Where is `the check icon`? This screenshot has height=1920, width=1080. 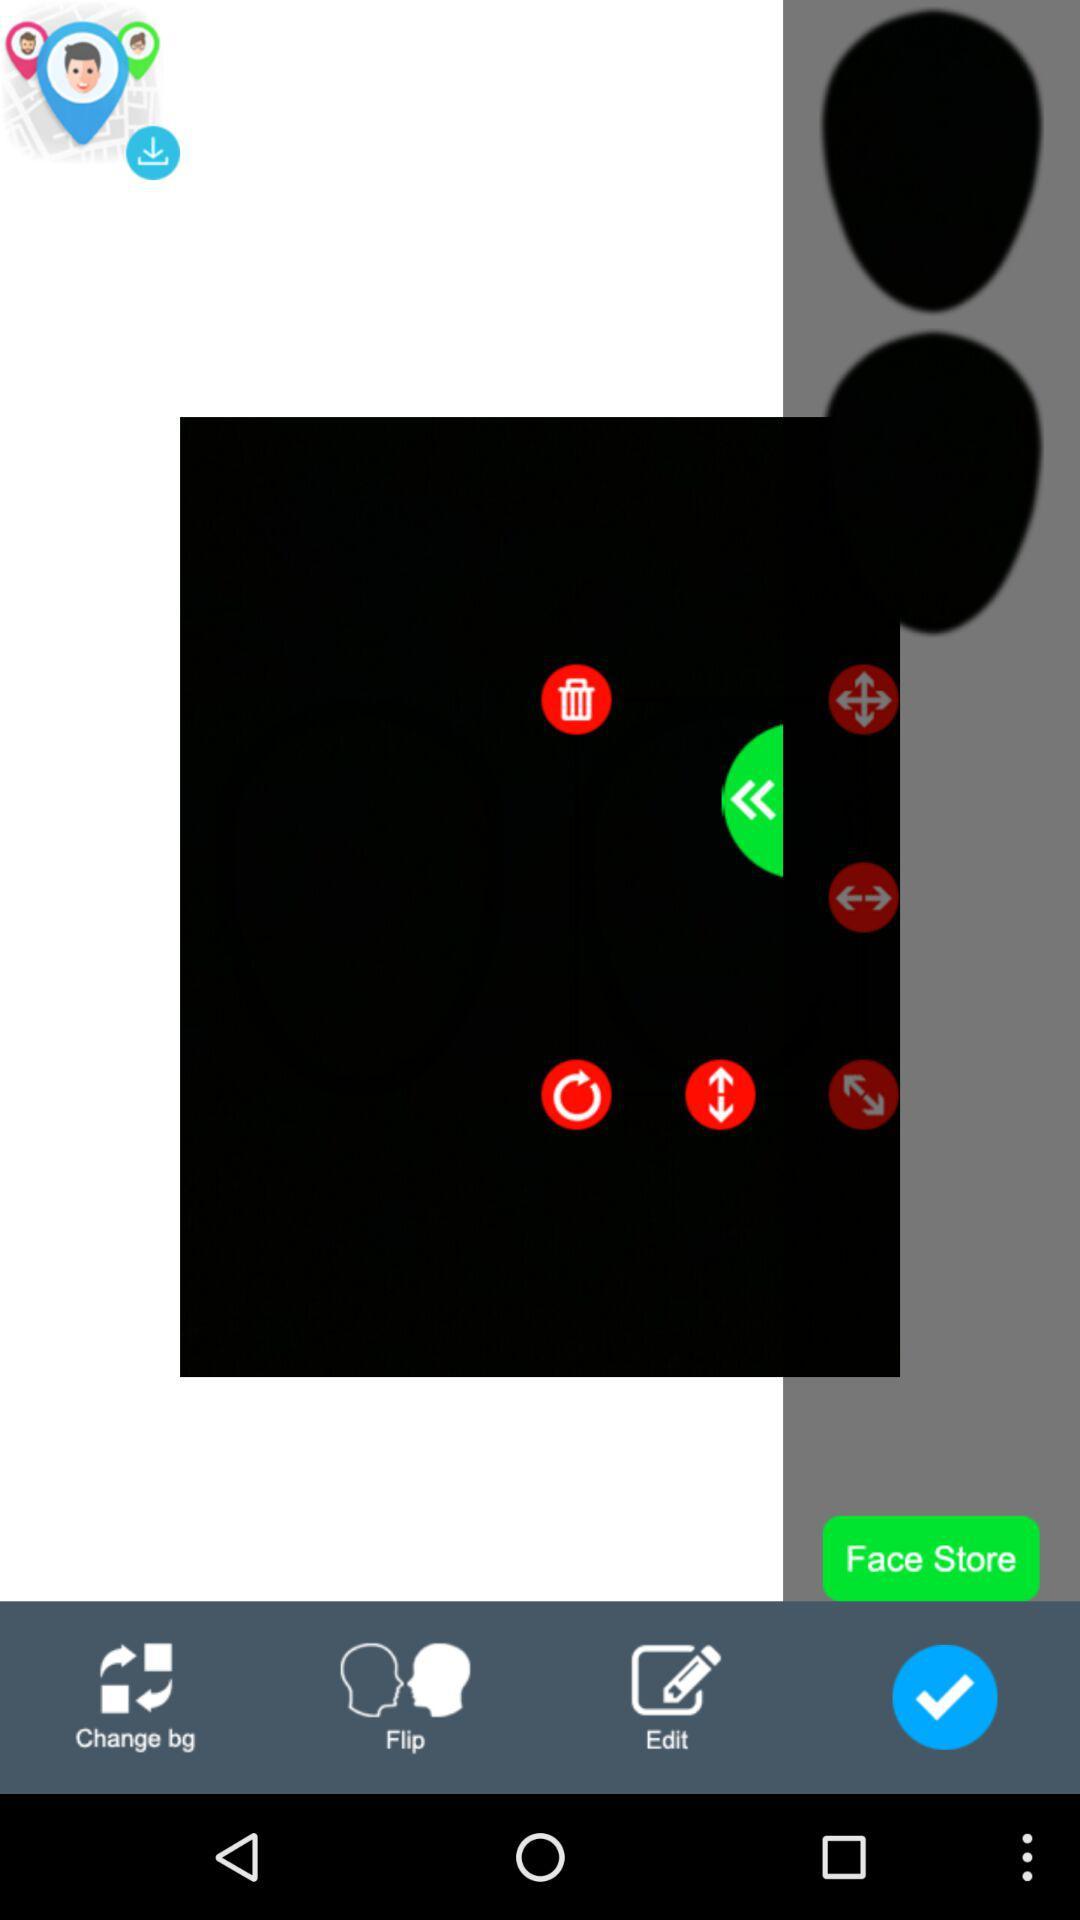 the check icon is located at coordinates (945, 1816).